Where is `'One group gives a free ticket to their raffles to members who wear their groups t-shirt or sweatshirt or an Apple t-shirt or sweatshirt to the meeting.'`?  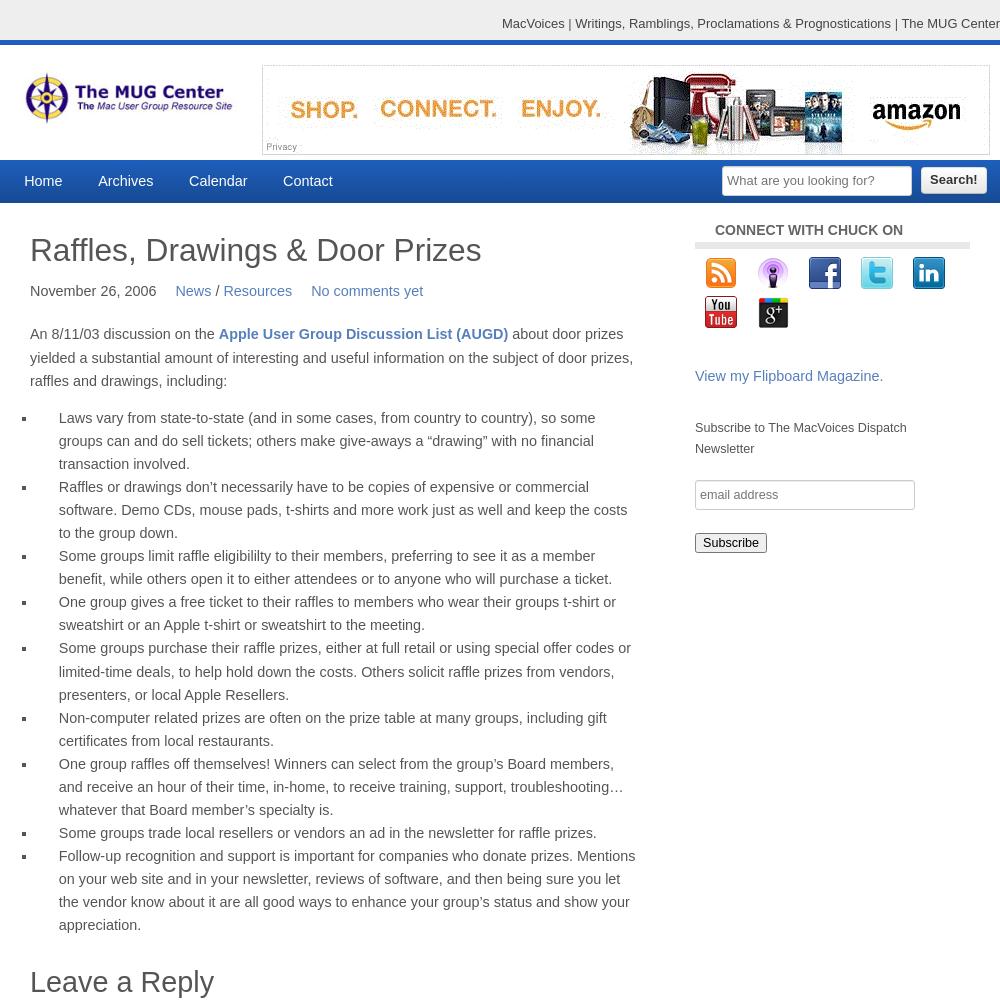
'One group gives a free ticket to their raffles to members who wear their groups t-shirt or sweatshirt or an Apple t-shirt or sweatshirt to the meeting.' is located at coordinates (336, 612).